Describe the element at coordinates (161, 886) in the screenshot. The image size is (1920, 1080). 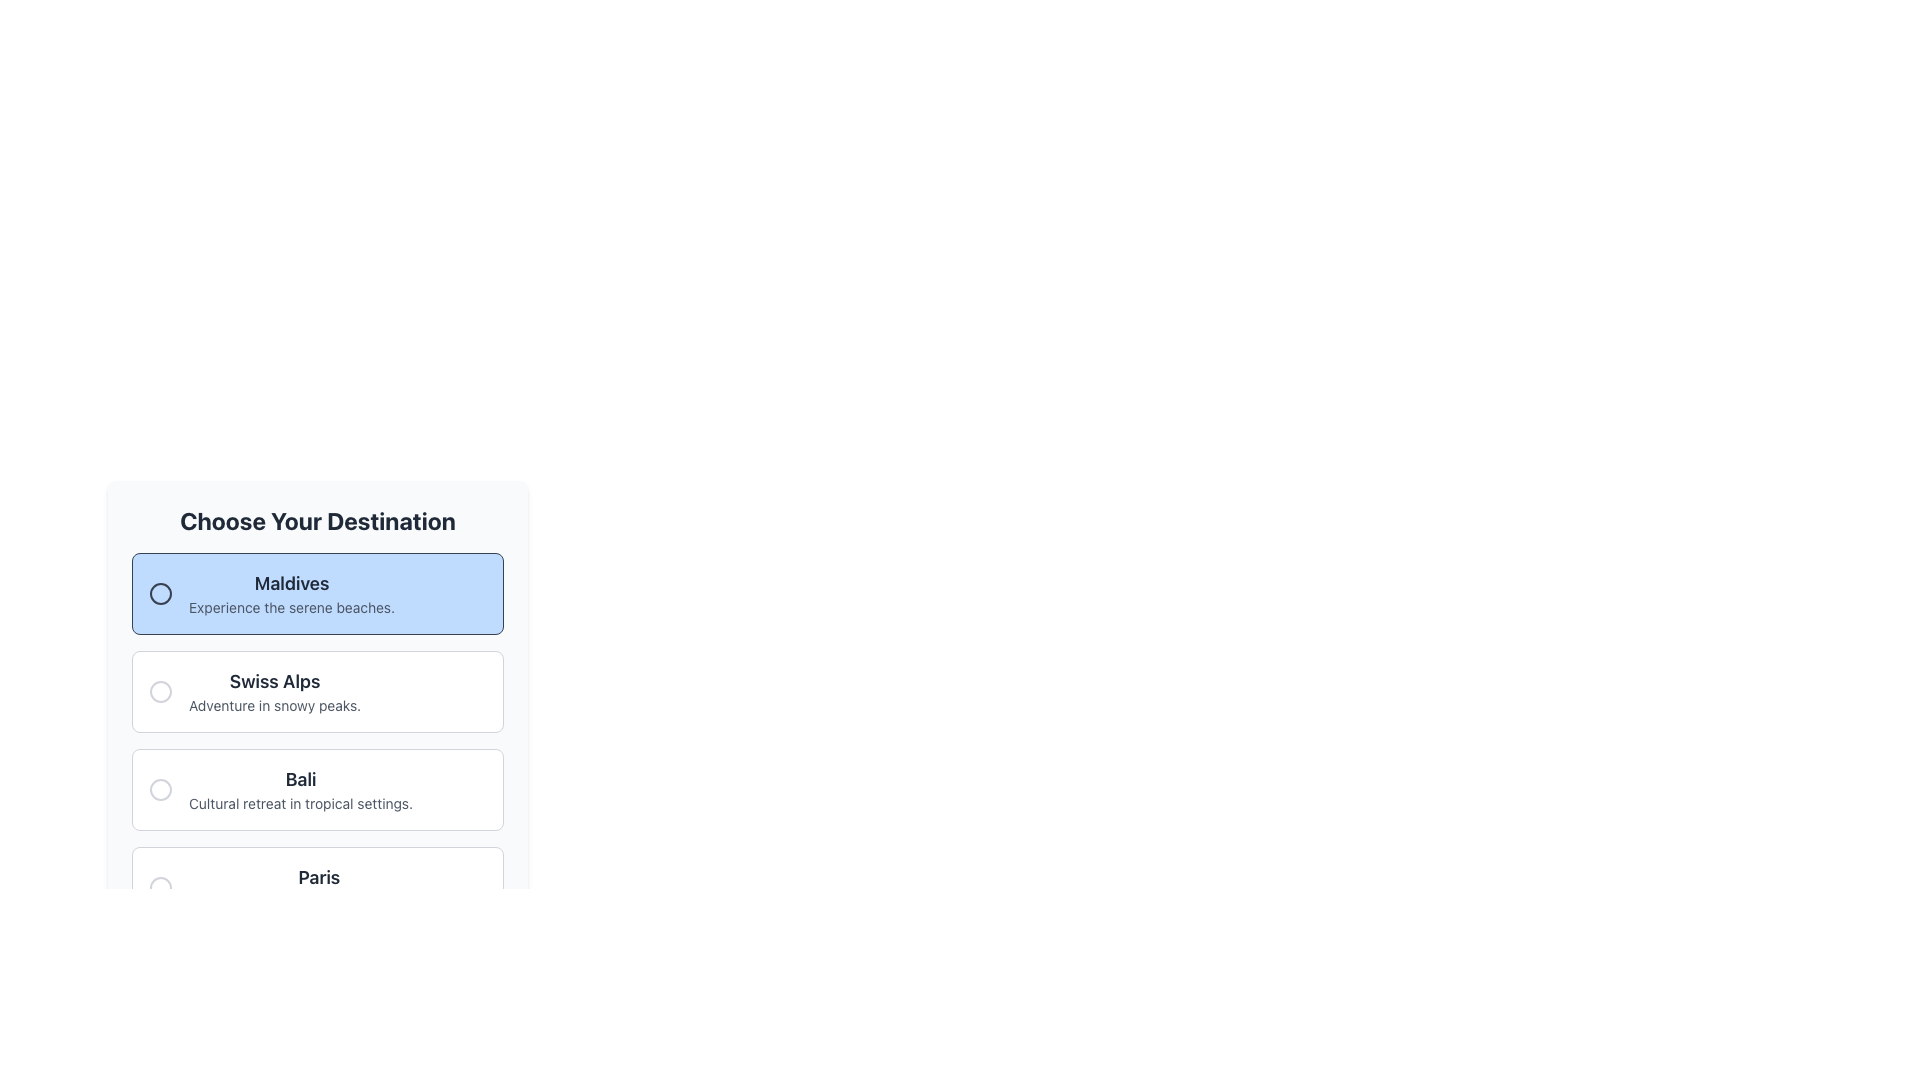
I see `the radio button` at that location.